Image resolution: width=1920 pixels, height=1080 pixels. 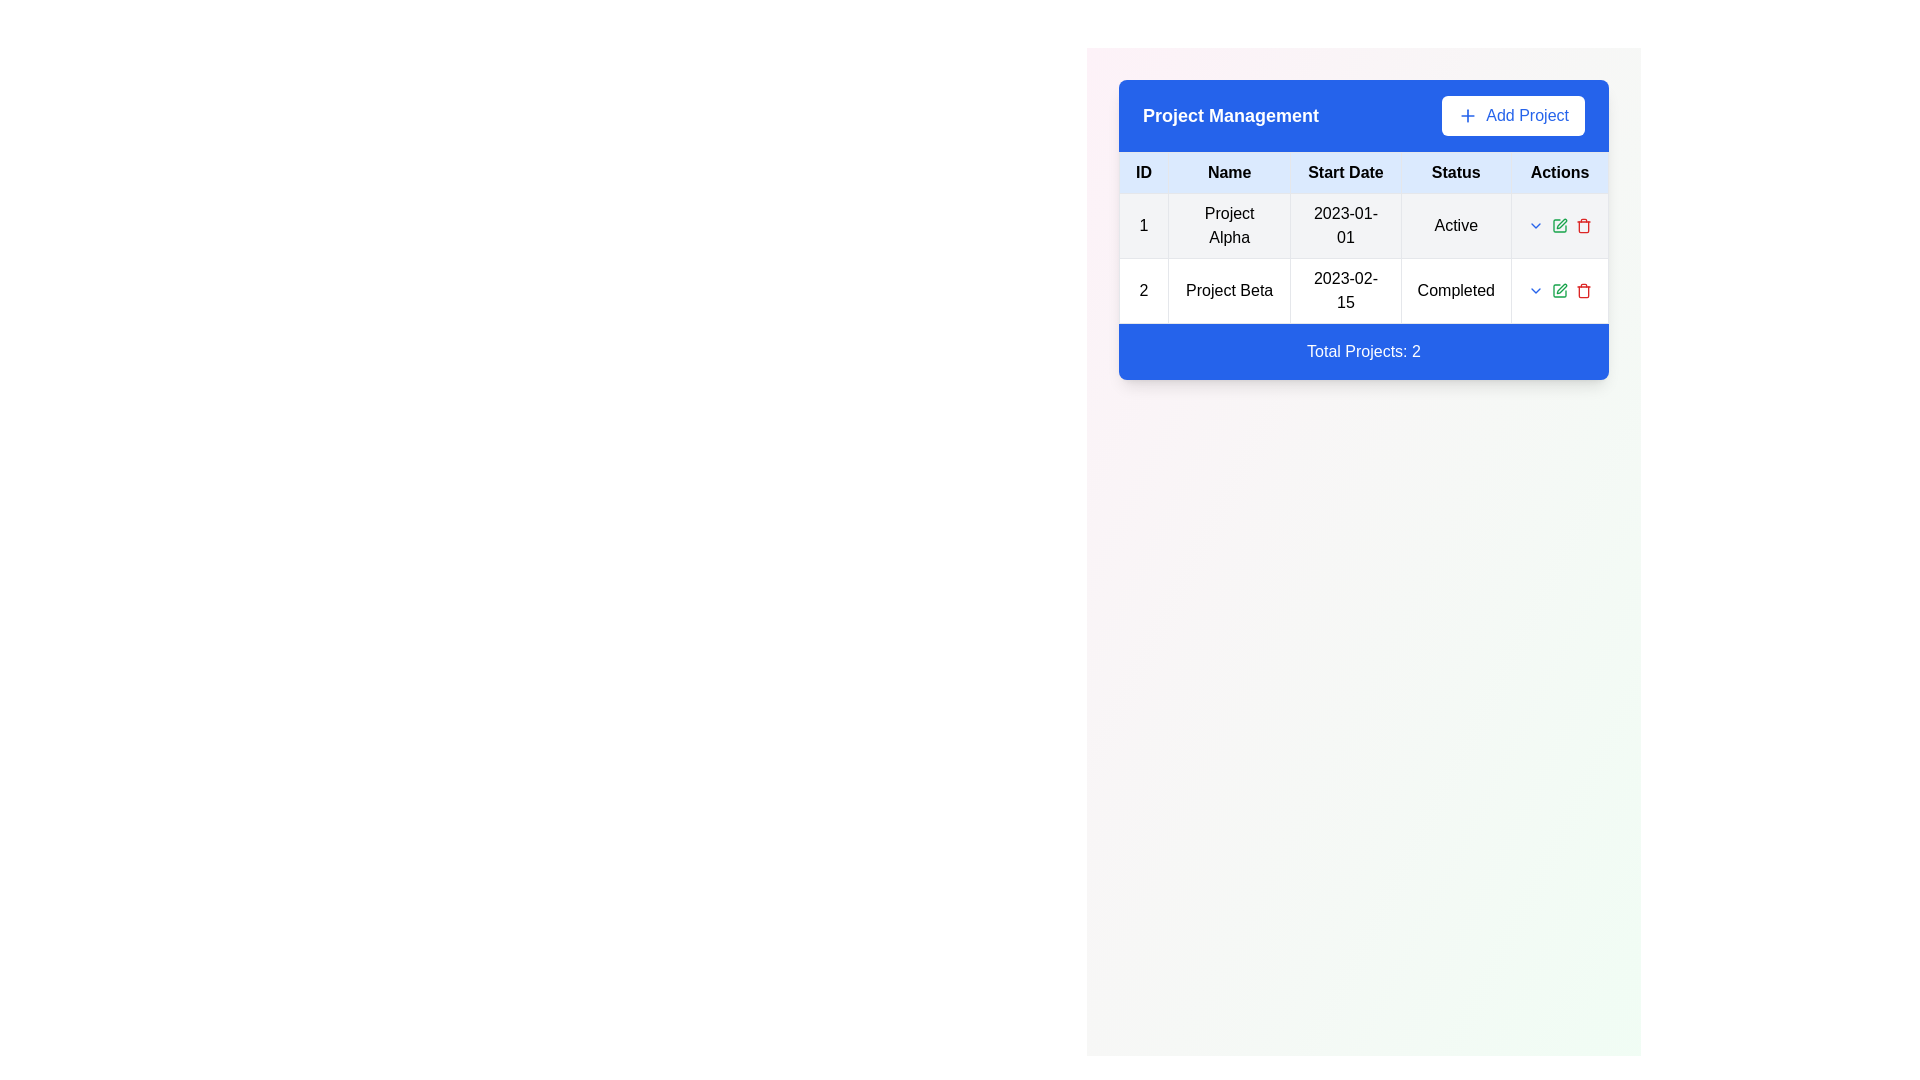 I want to click on the bolded text label reading 'Project Management' located in the header bar with a blue background, so click(x=1230, y=115).